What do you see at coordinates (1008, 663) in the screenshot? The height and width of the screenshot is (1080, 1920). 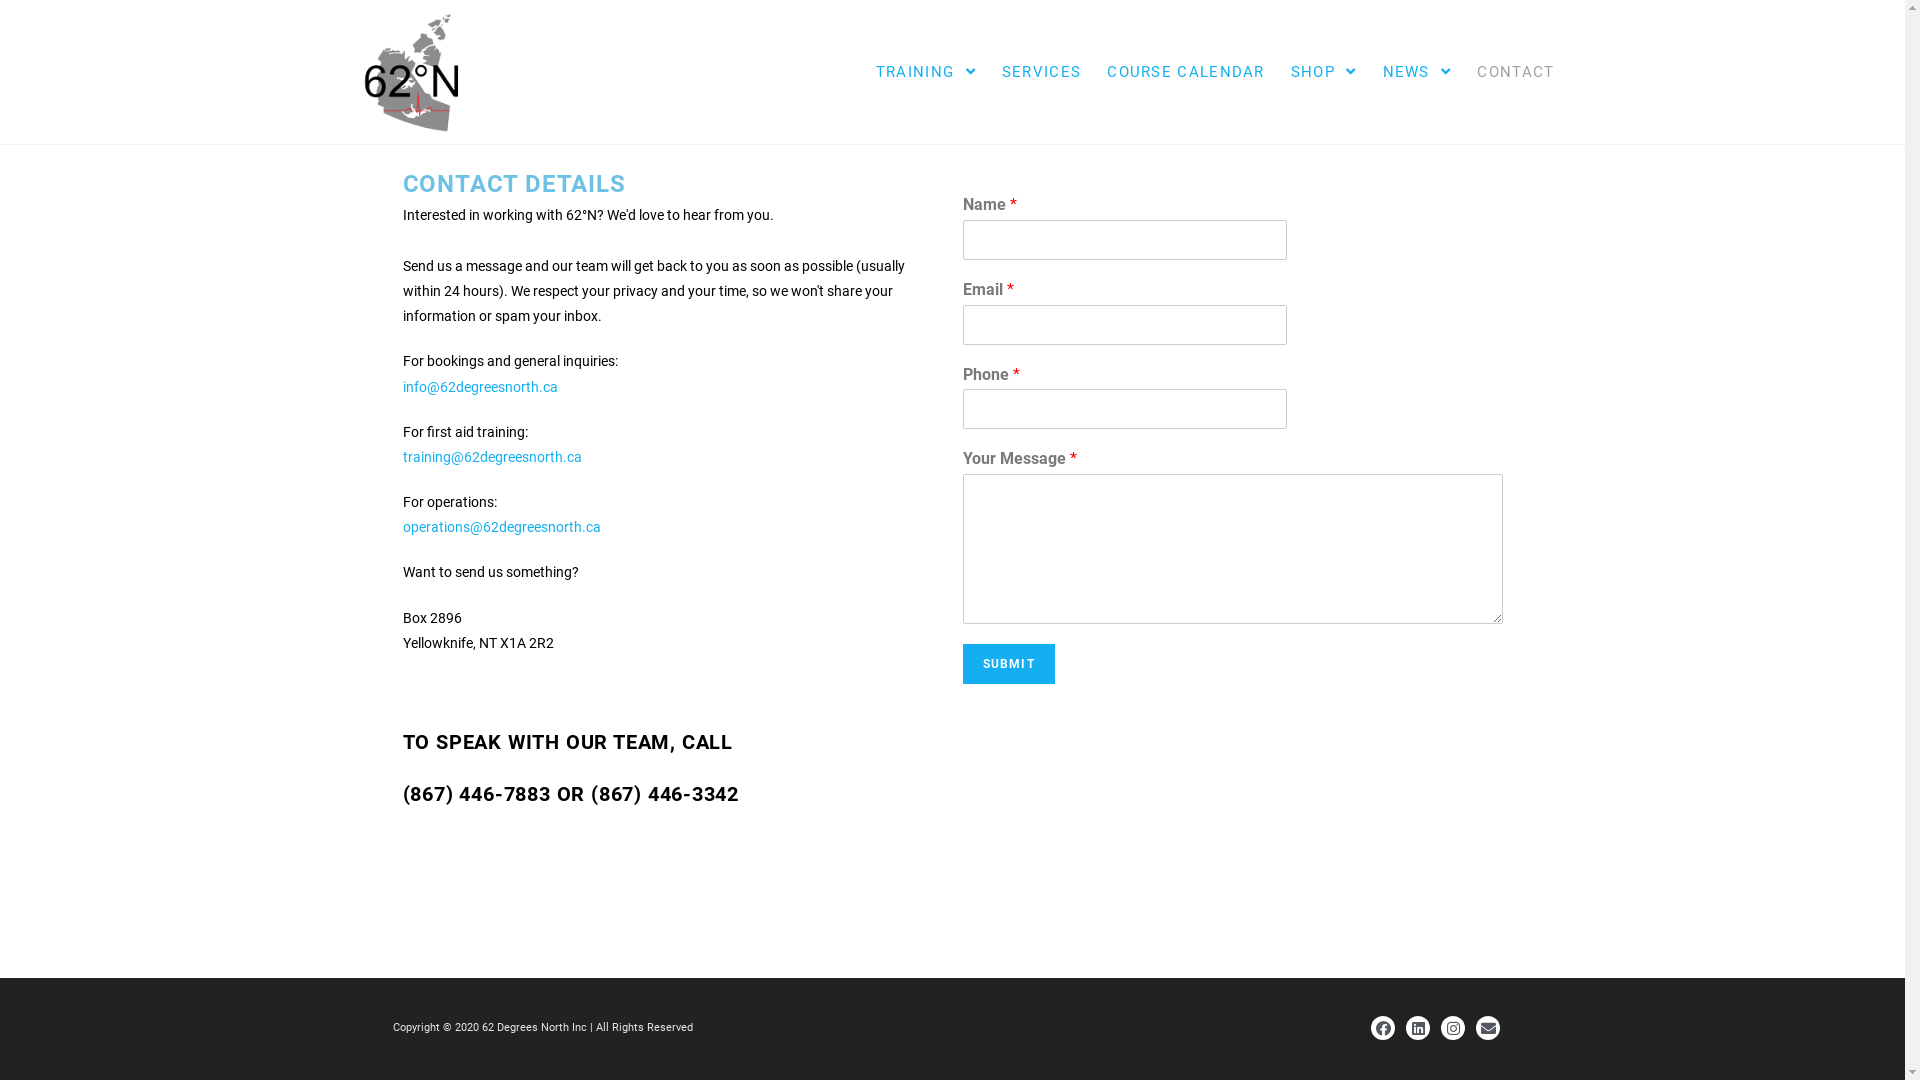 I see `'SUBMIT'` at bounding box center [1008, 663].